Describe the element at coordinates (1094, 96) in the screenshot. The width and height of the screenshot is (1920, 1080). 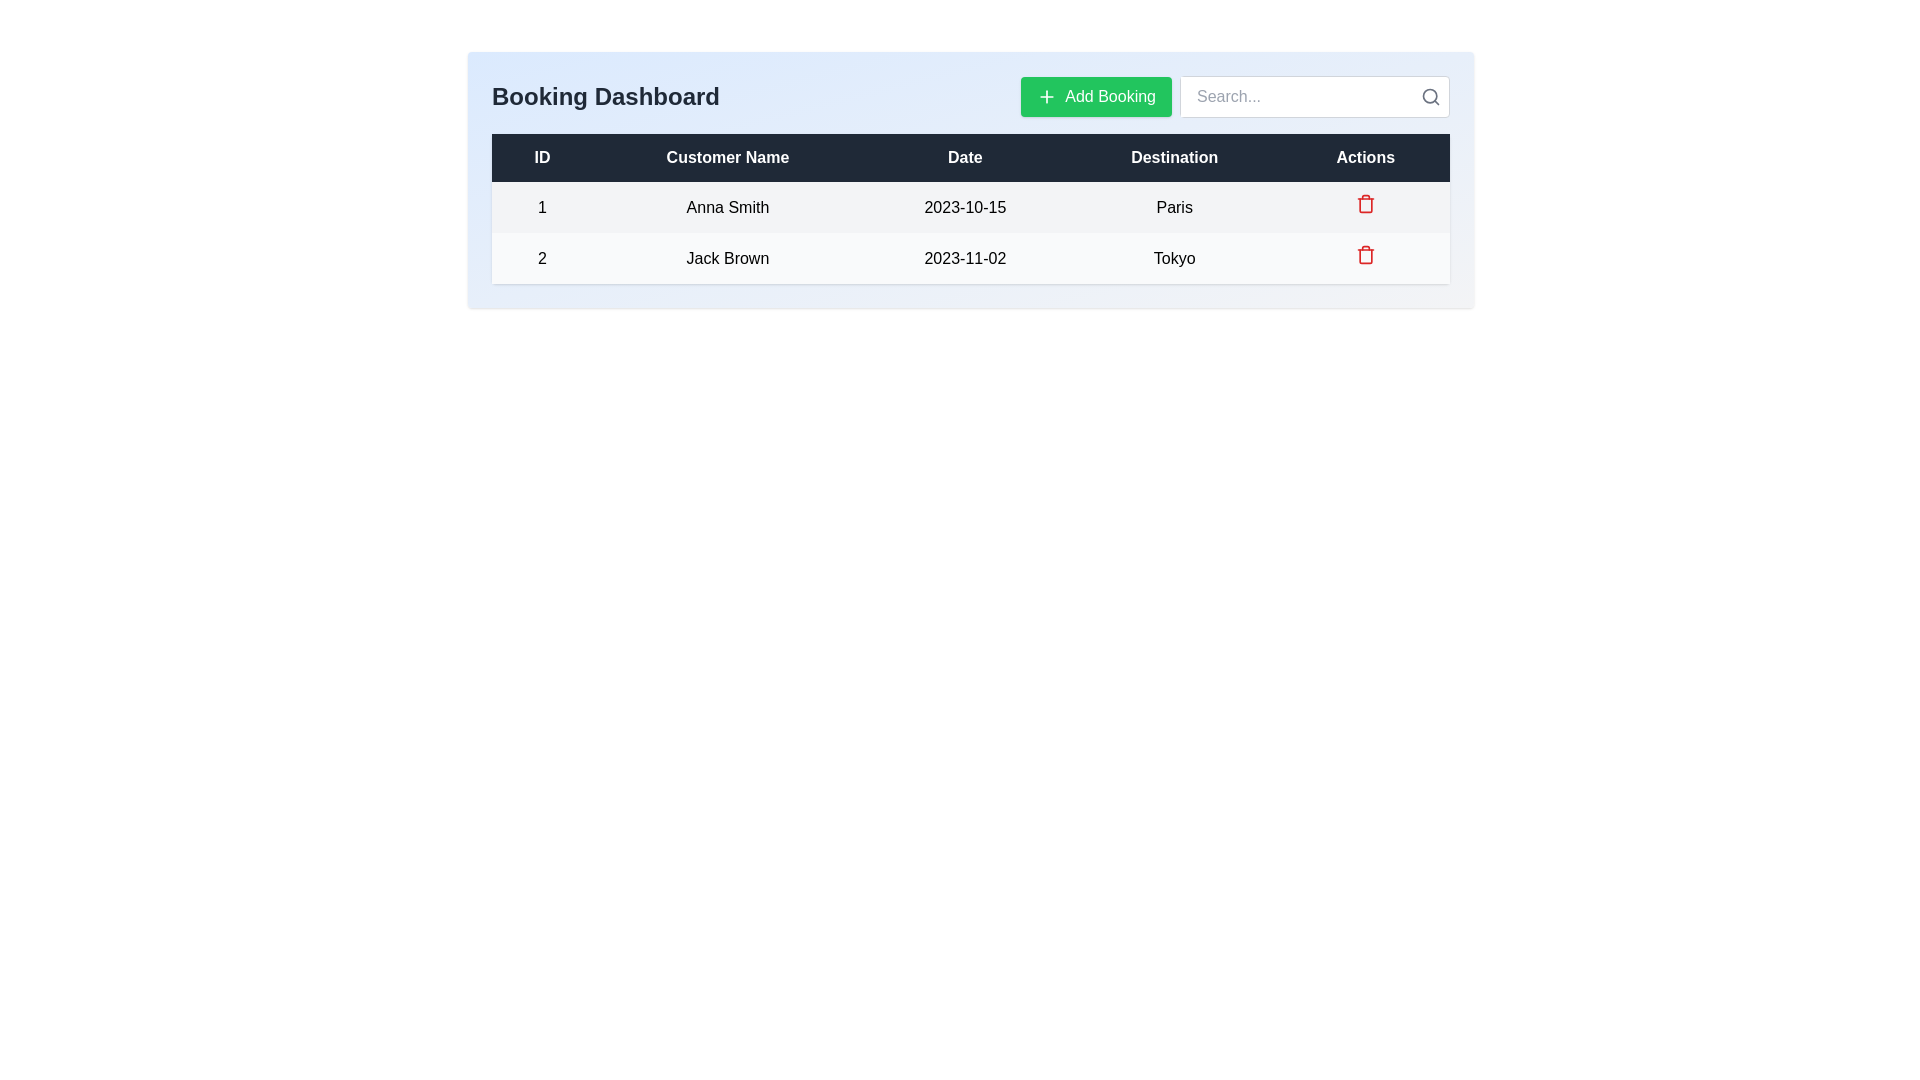
I see `the rectangular green button labeled 'Add Booking' with a white plus icon` at that location.